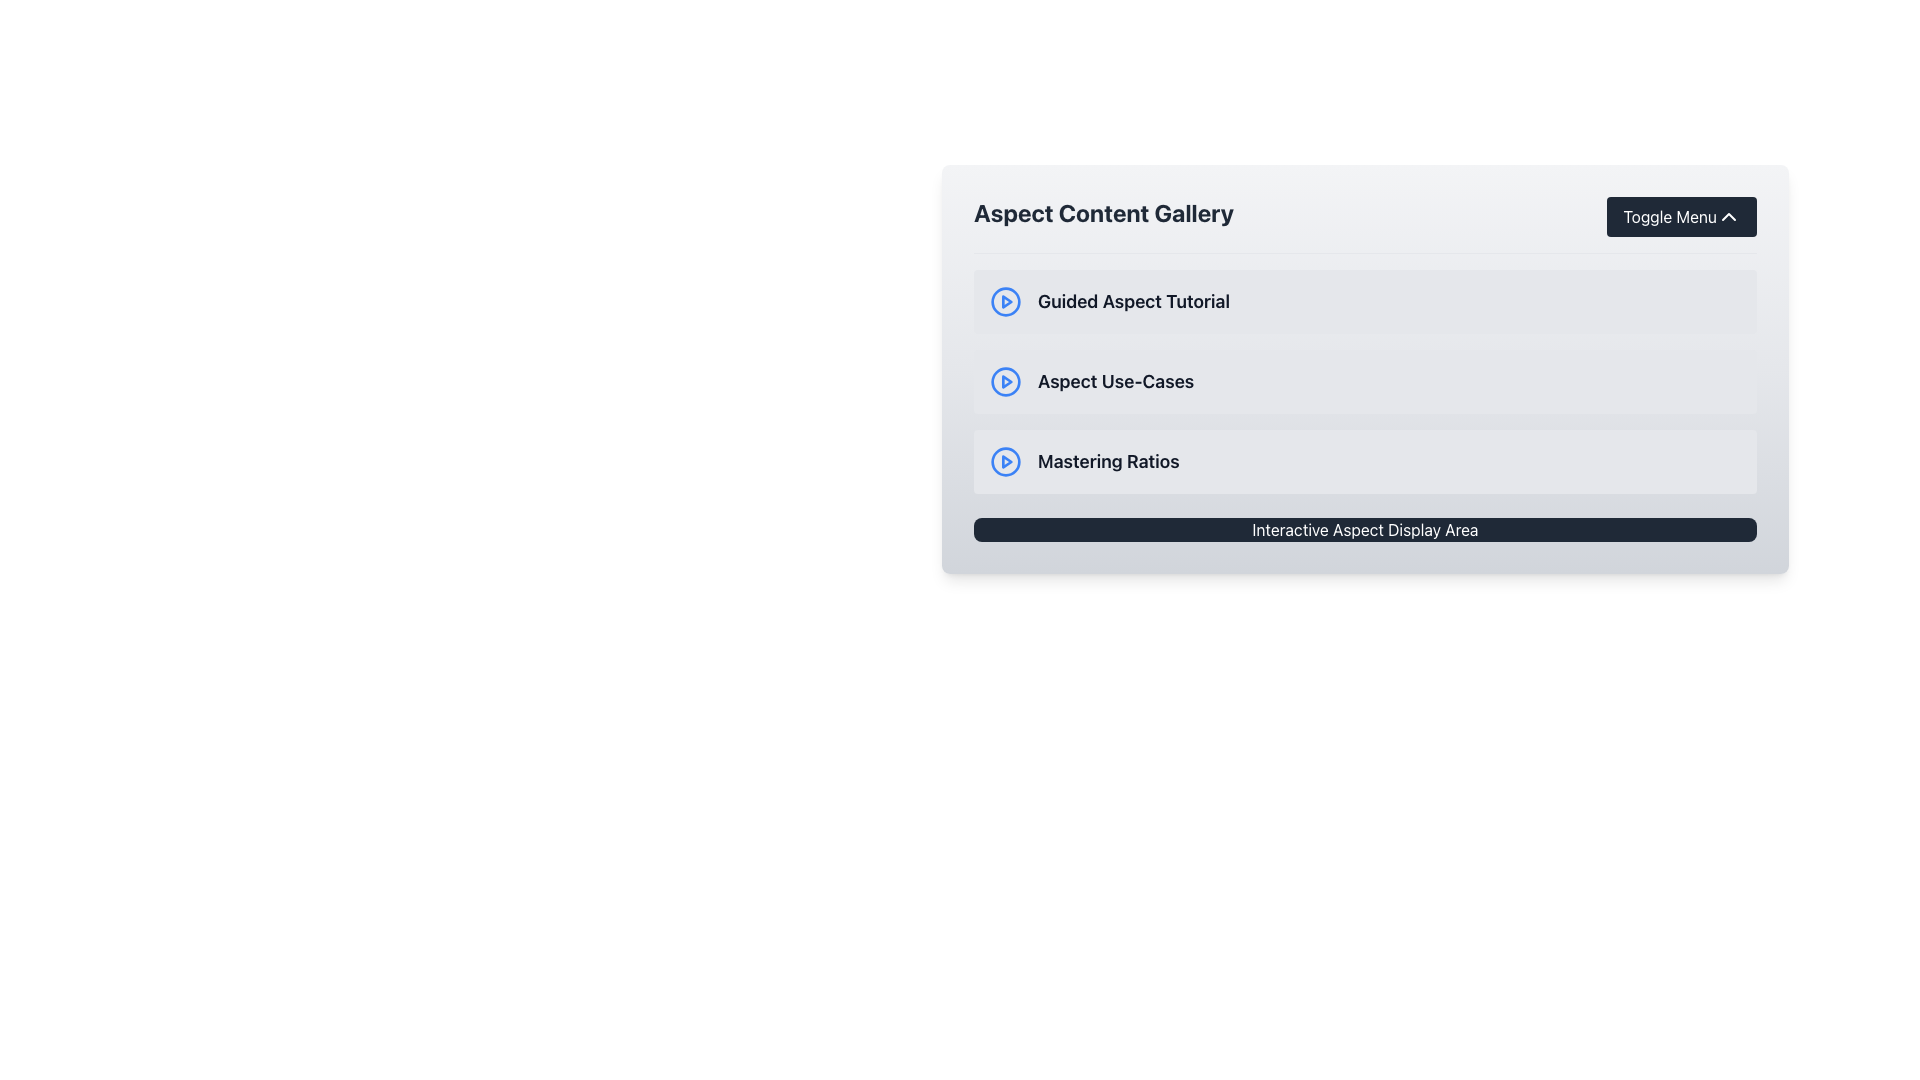  I want to click on blue arrow-shaped triangular SVG Icon indicating play functionality, located adjacent to the 'Guided Aspect Tutorial' text, so click(1007, 301).